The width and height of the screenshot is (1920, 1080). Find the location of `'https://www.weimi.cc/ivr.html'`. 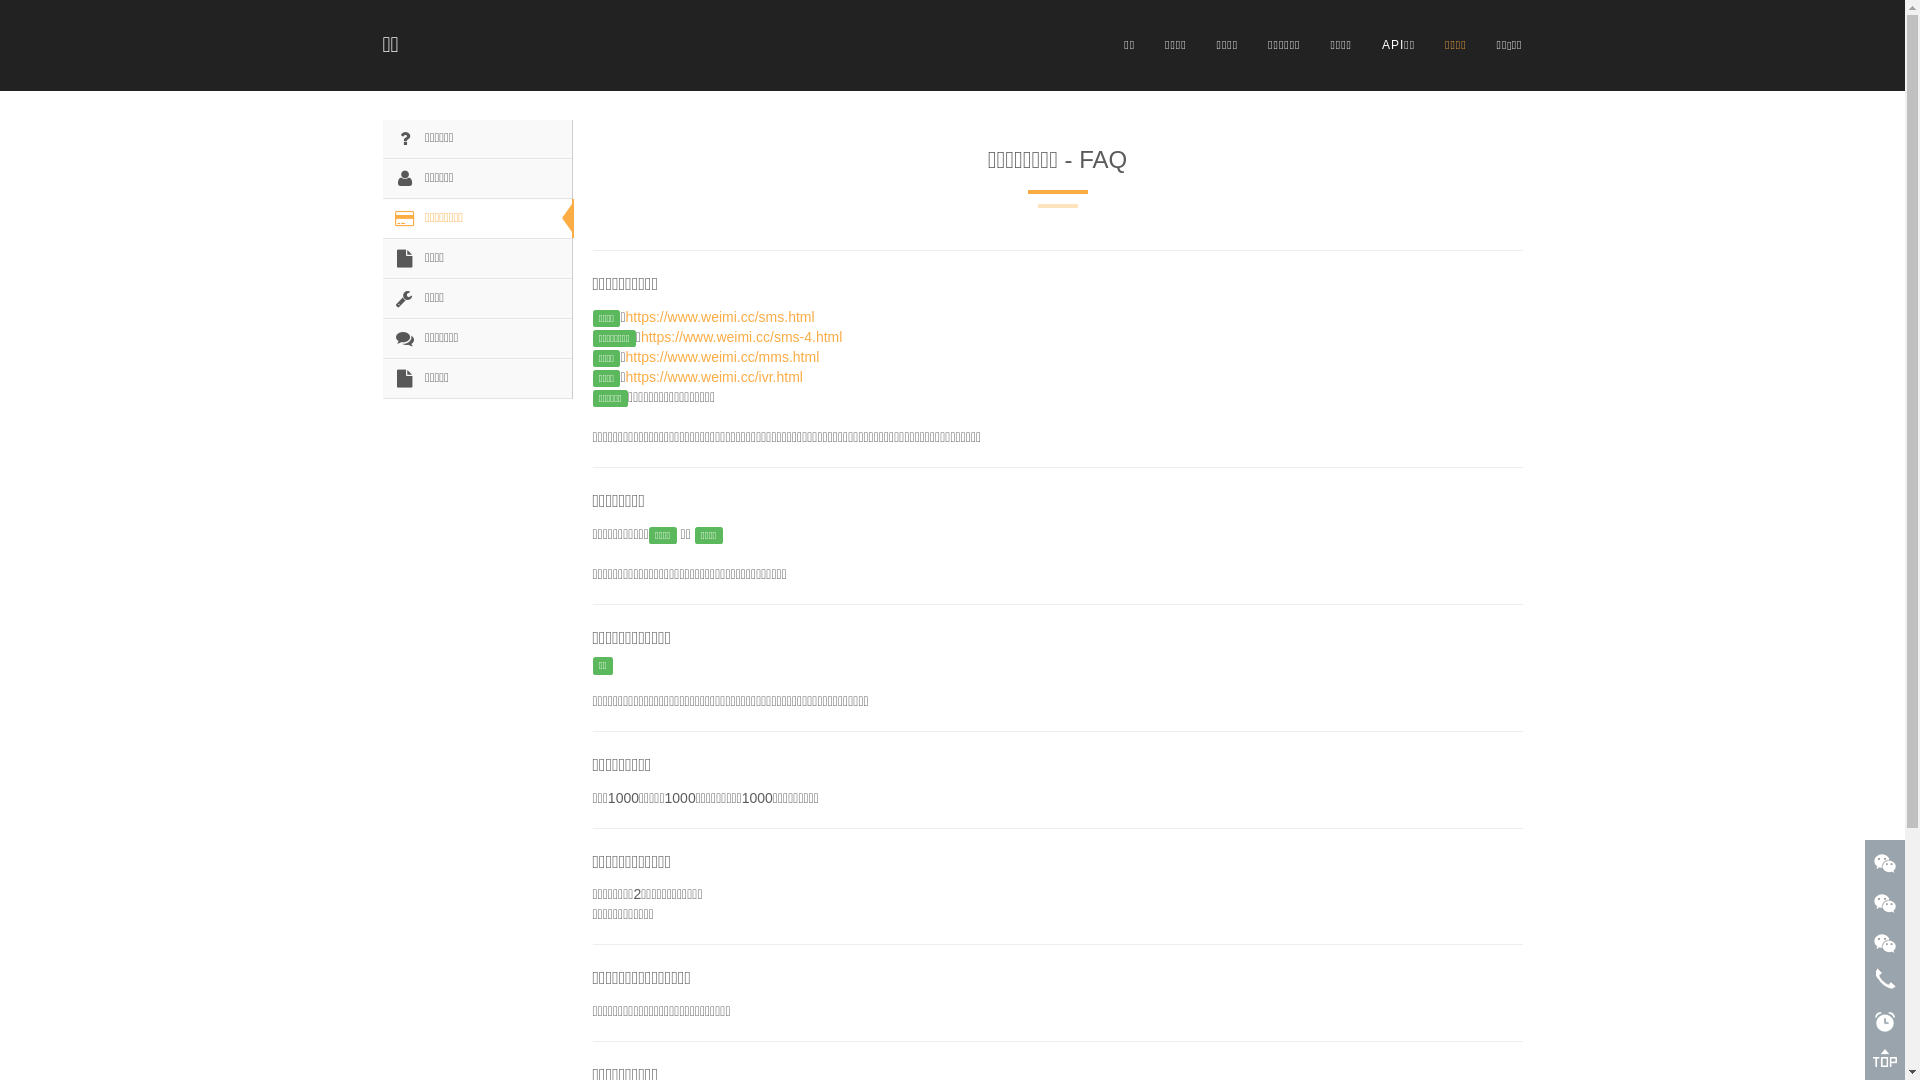

'https://www.weimi.cc/ivr.html' is located at coordinates (624, 377).